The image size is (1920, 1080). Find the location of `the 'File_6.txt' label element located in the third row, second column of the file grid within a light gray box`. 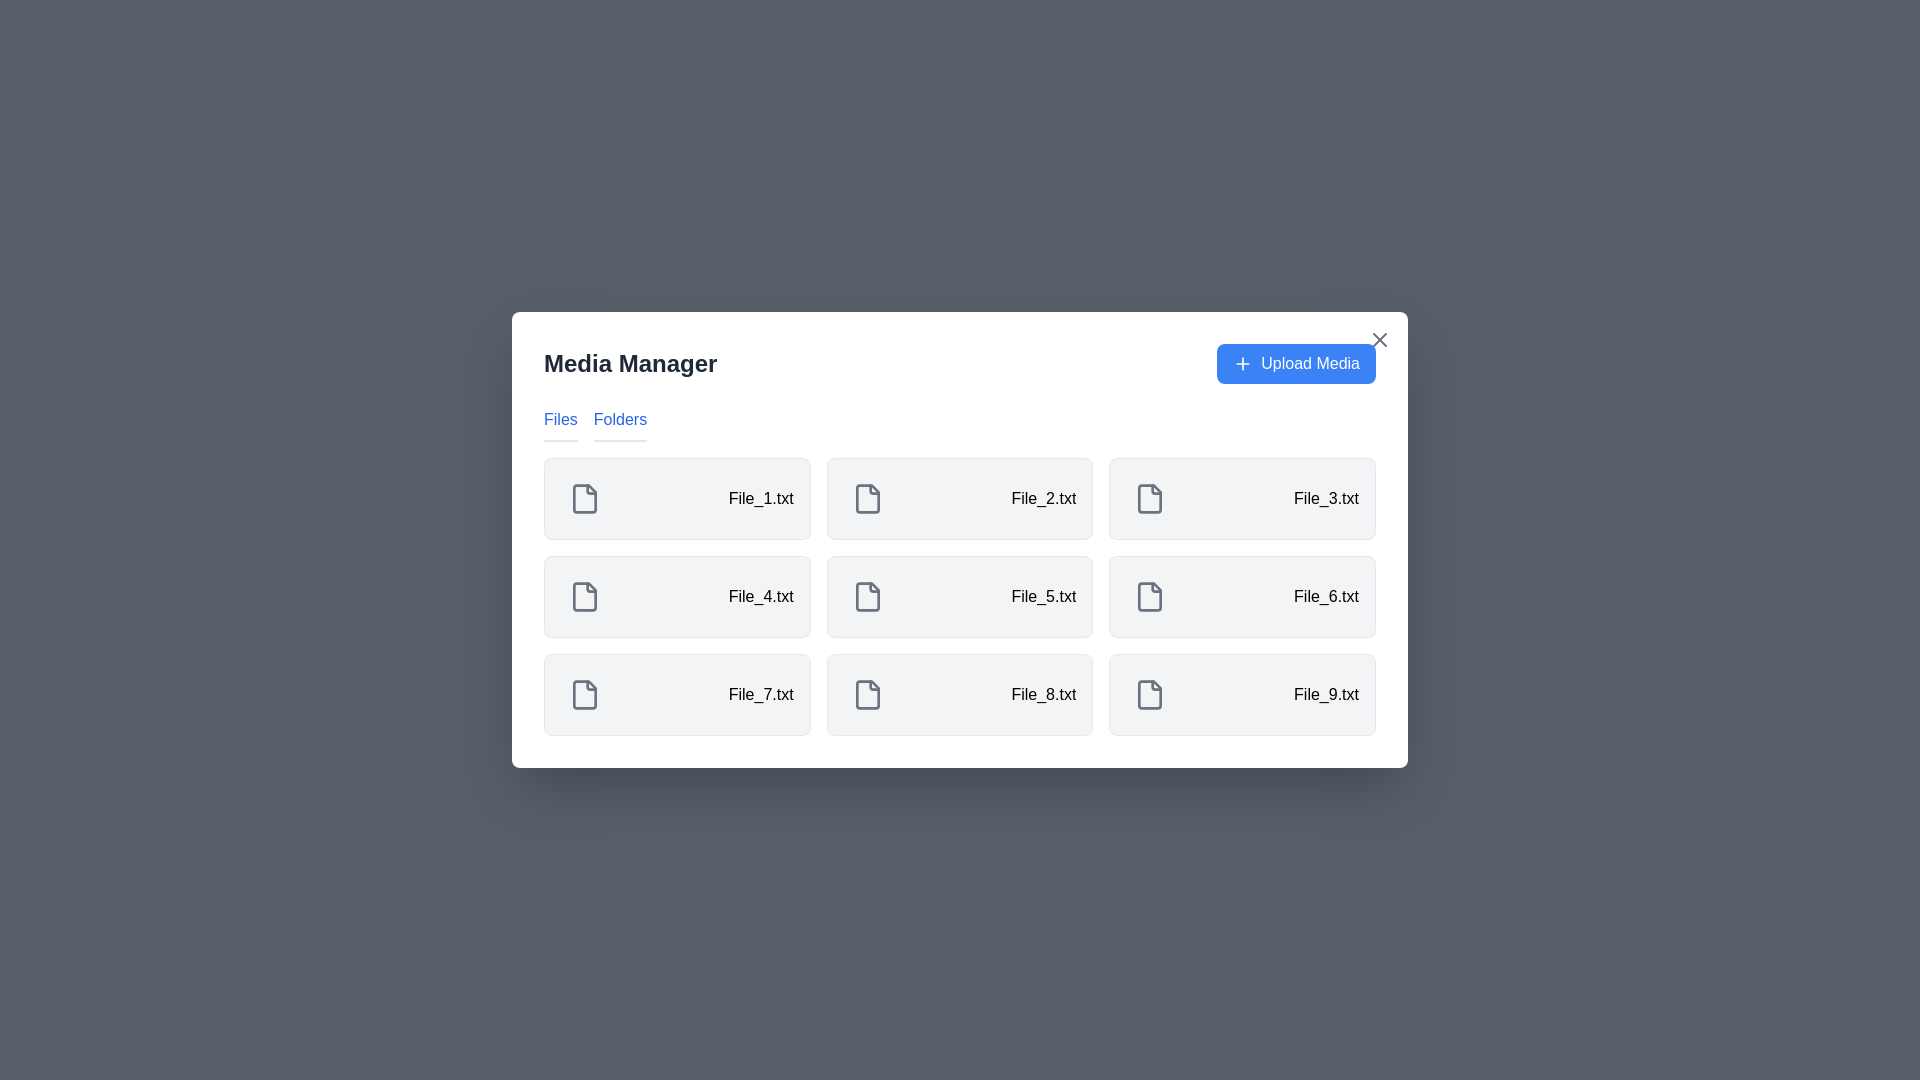

the 'File_6.txt' label element located in the third row, second column of the file grid within a light gray box is located at coordinates (1326, 596).